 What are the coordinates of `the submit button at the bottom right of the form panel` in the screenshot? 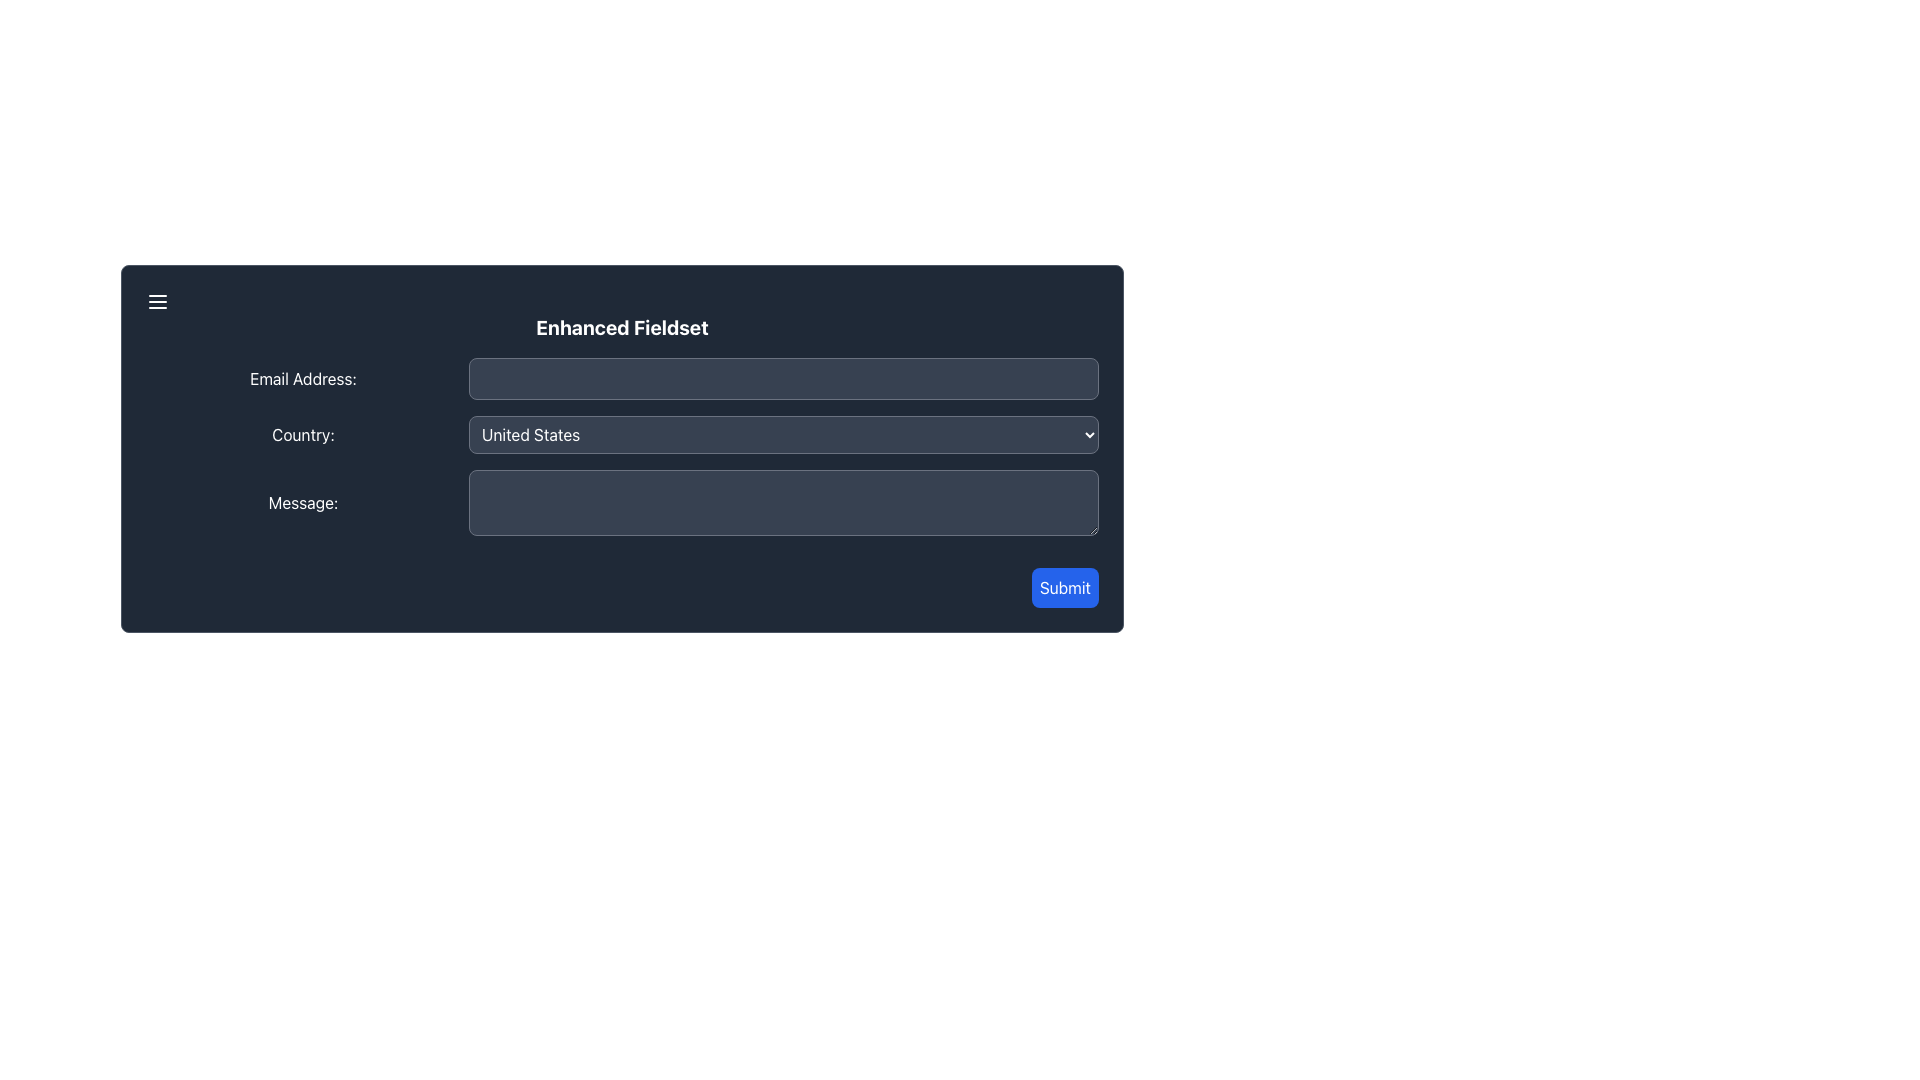 It's located at (1064, 586).